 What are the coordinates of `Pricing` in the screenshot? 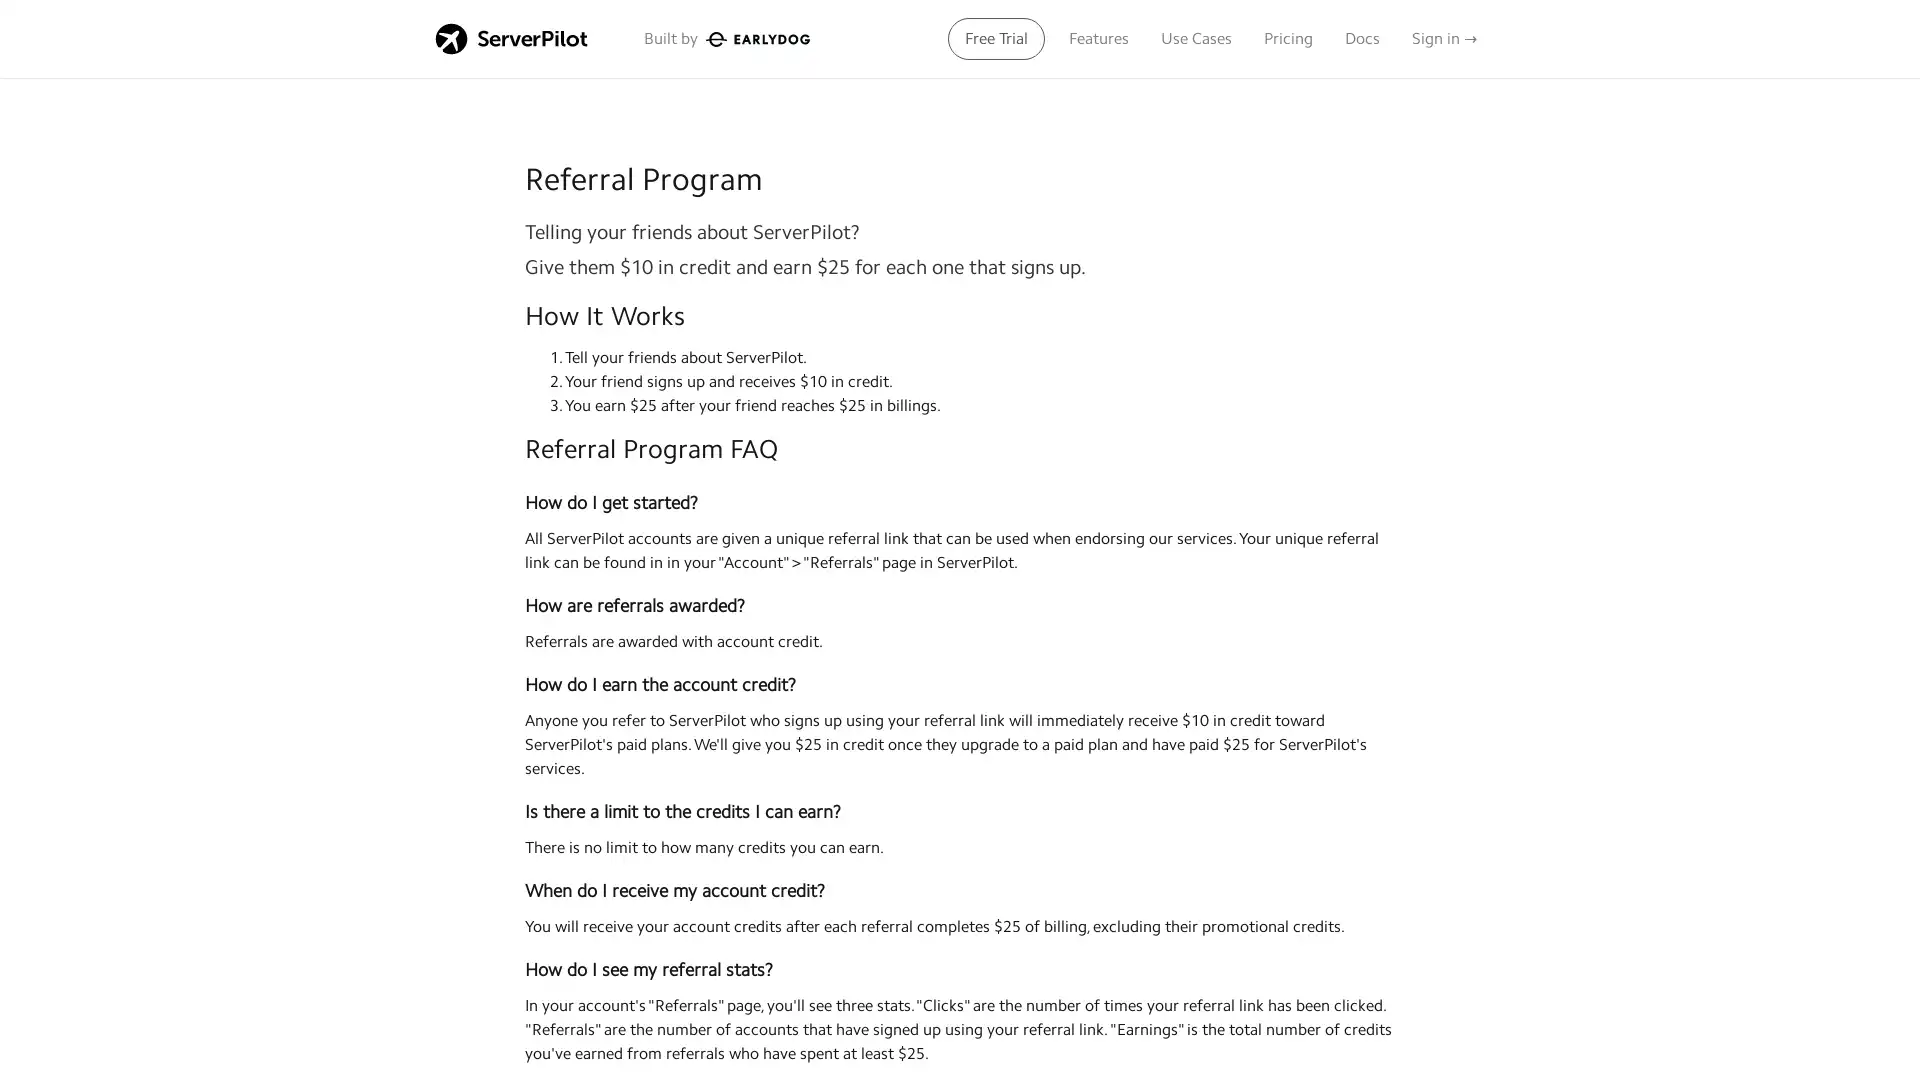 It's located at (1288, 38).